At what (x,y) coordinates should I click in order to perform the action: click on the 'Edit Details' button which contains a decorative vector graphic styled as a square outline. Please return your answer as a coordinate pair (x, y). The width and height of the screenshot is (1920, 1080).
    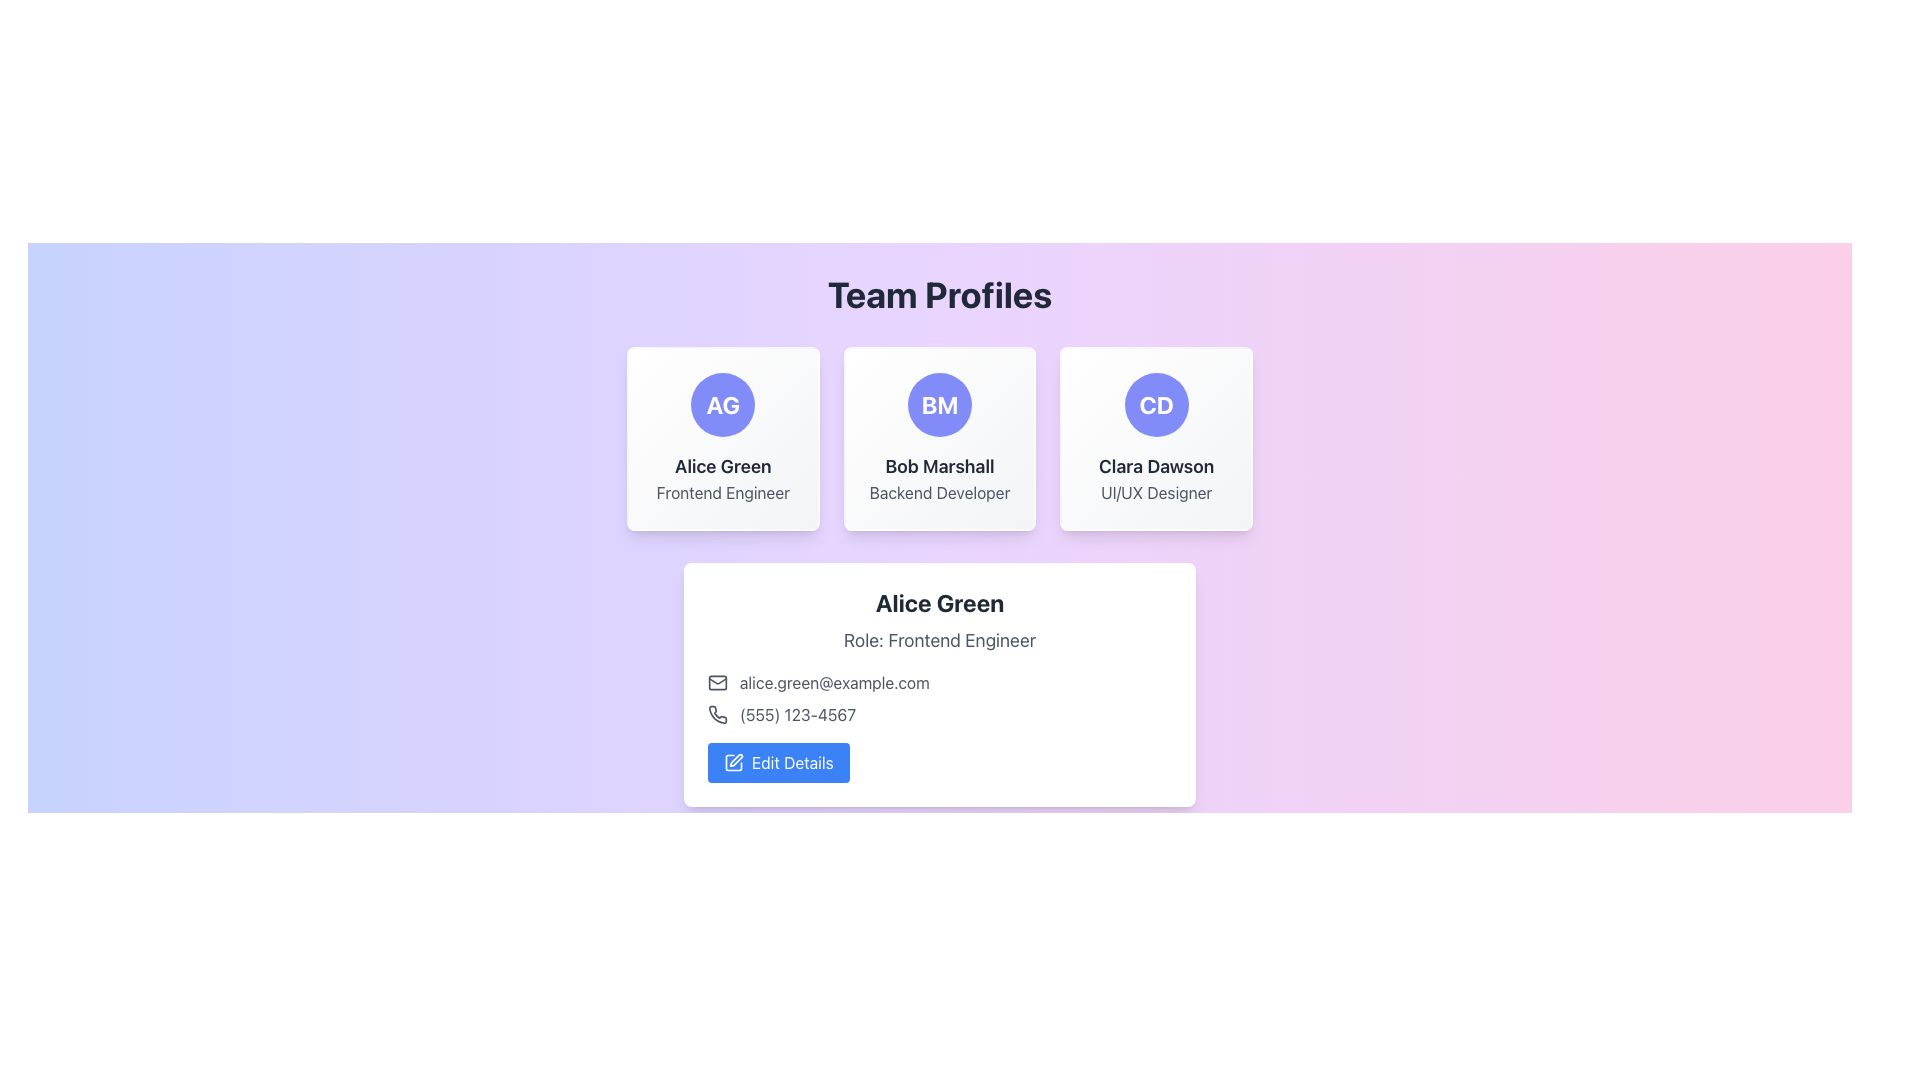
    Looking at the image, I should click on (733, 763).